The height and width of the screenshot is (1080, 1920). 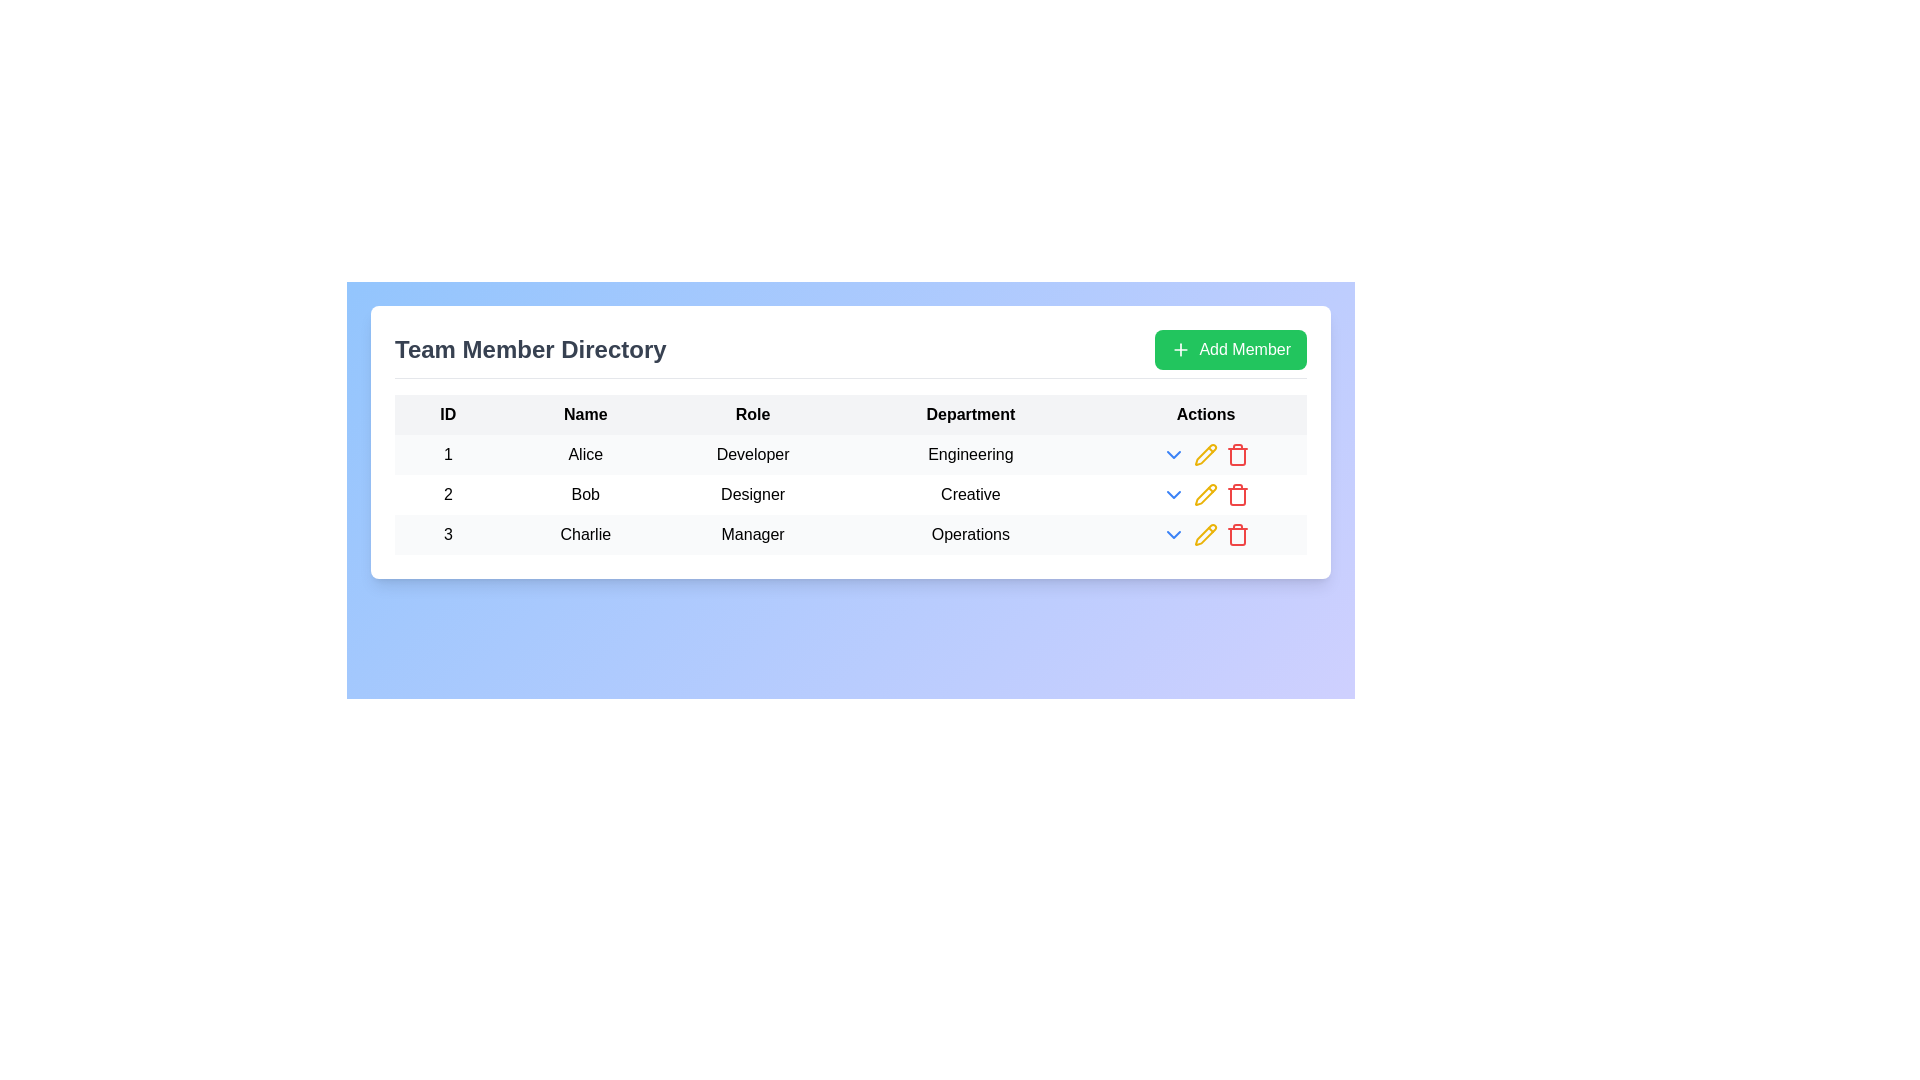 I want to click on the trashcan icon in the 'Actions' column of the table, so click(x=1237, y=456).